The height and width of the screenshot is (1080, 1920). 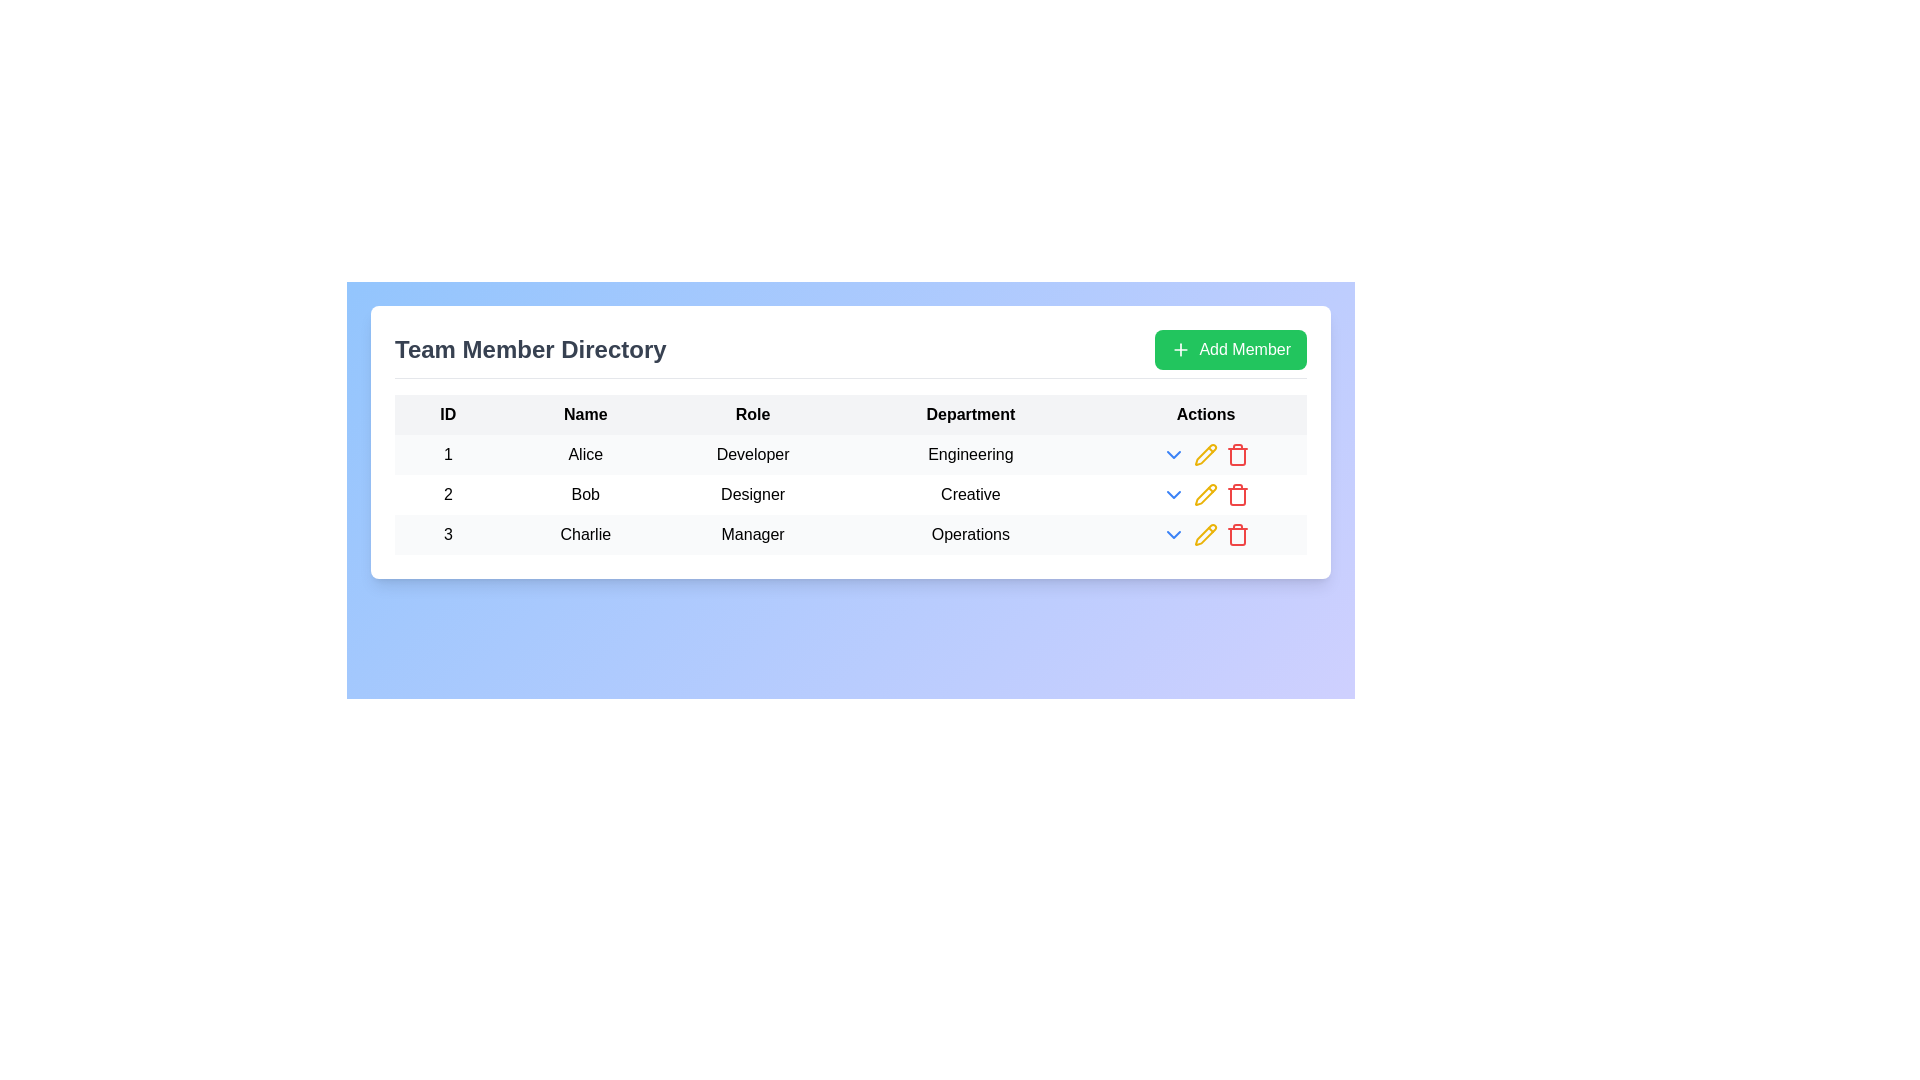 I want to click on the trashcan icon in the 'Actions' column of the table, so click(x=1237, y=456).